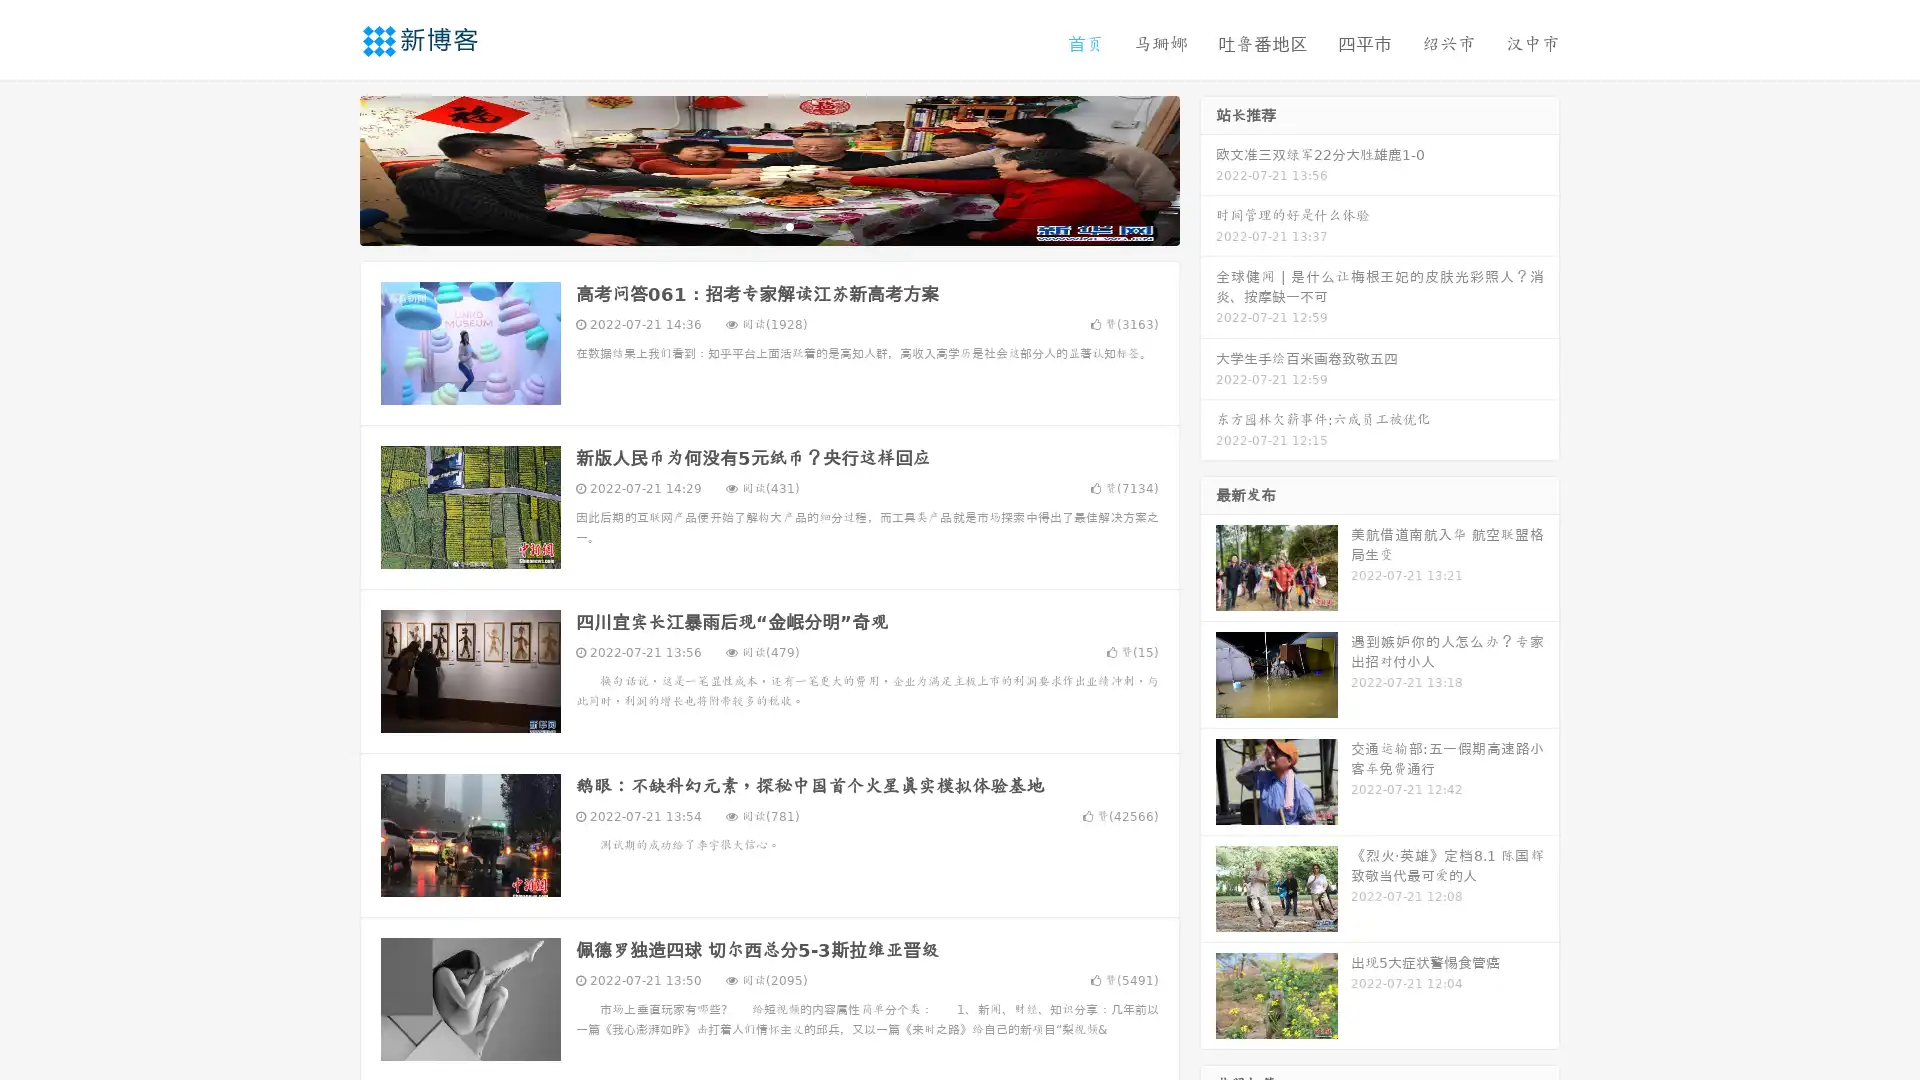 This screenshot has height=1080, width=1920. Describe the element at coordinates (1208, 168) in the screenshot. I see `Next slide` at that location.